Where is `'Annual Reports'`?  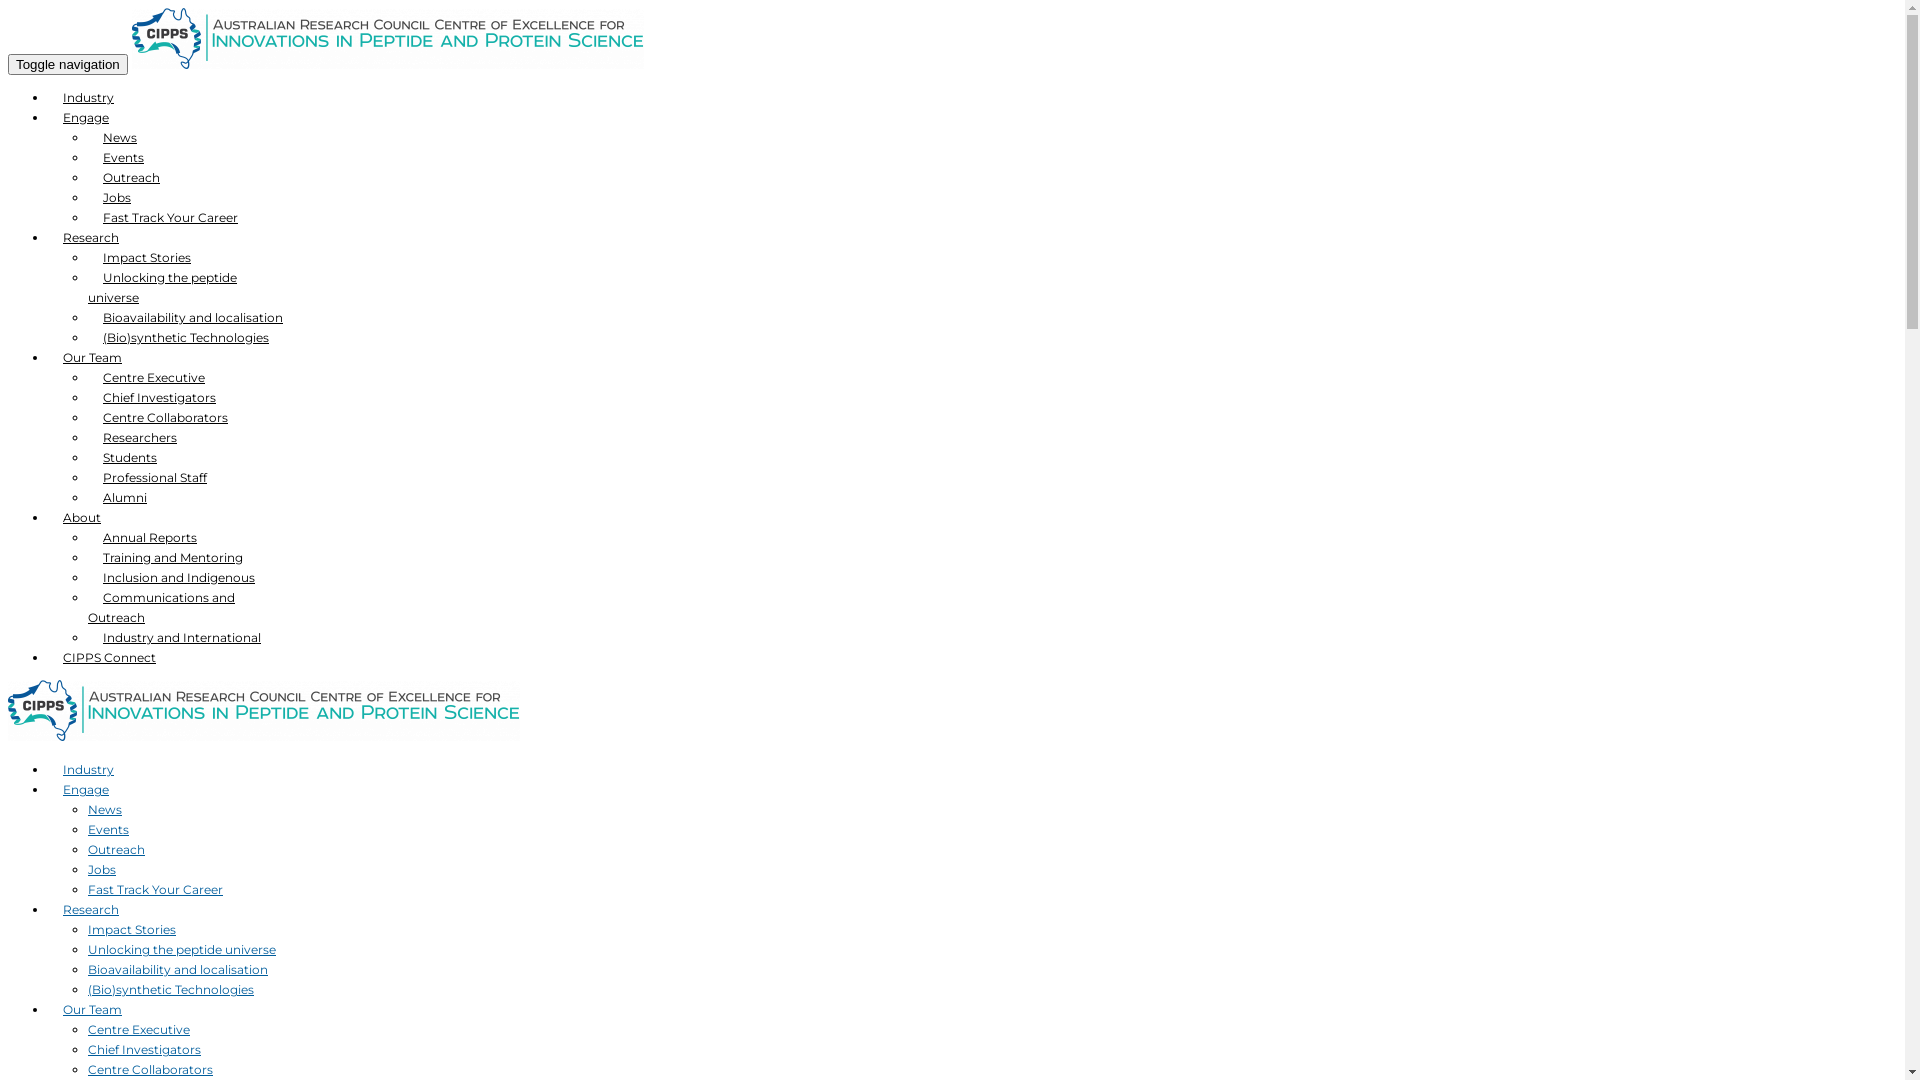
'Annual Reports' is located at coordinates (148, 536).